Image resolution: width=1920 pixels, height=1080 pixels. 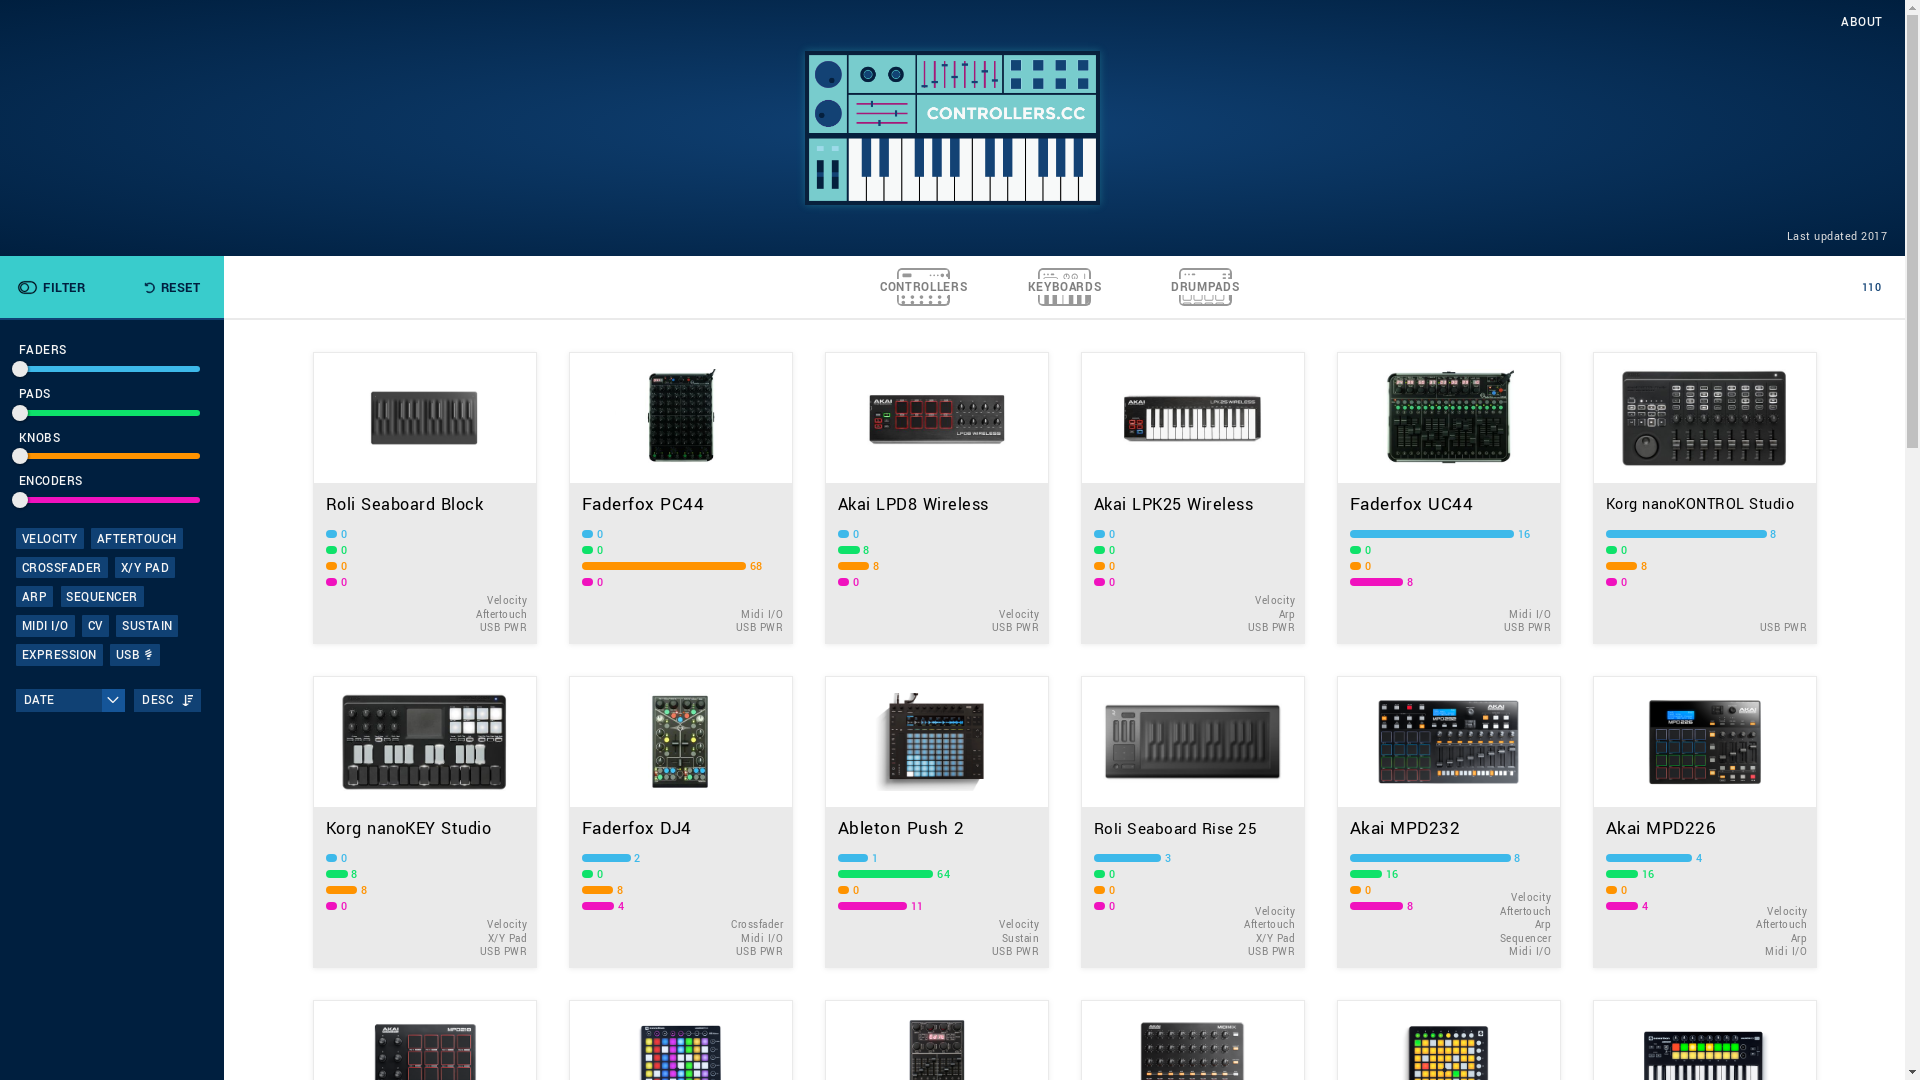 I want to click on 'FILTER', so click(x=15, y=286).